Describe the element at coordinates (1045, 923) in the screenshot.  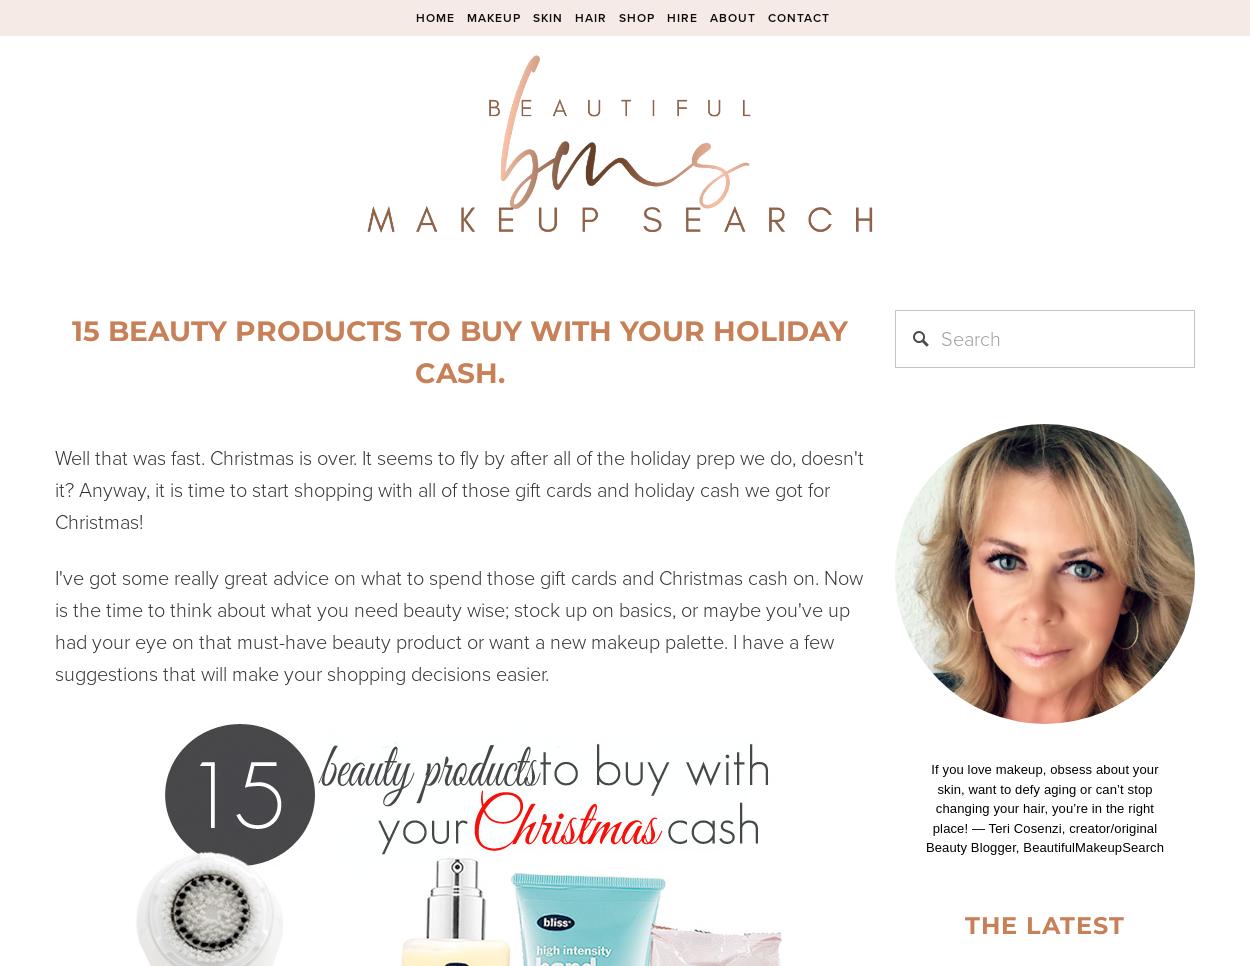
I see `'THE LATEST'` at that location.